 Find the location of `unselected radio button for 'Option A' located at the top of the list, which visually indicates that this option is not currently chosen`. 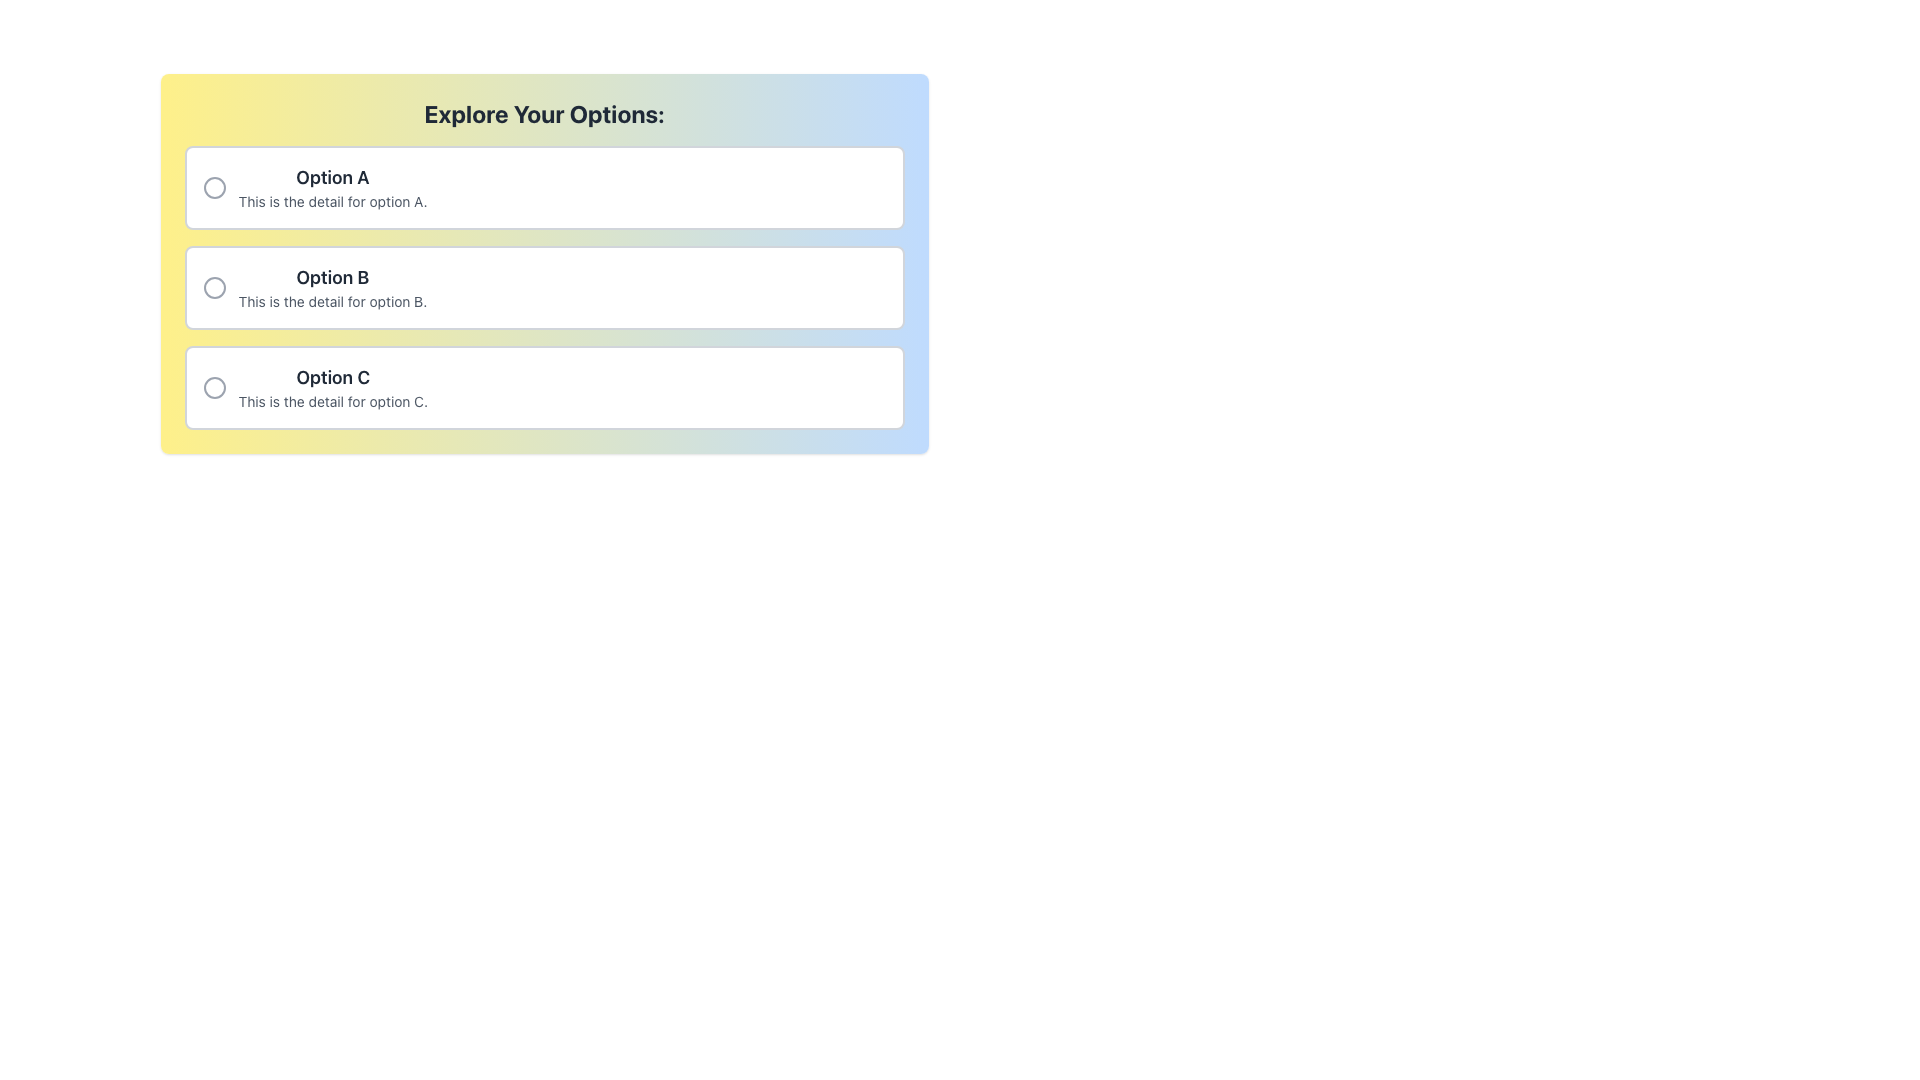

unselected radio button for 'Option A' located at the top of the list, which visually indicates that this option is not currently chosen is located at coordinates (214, 188).